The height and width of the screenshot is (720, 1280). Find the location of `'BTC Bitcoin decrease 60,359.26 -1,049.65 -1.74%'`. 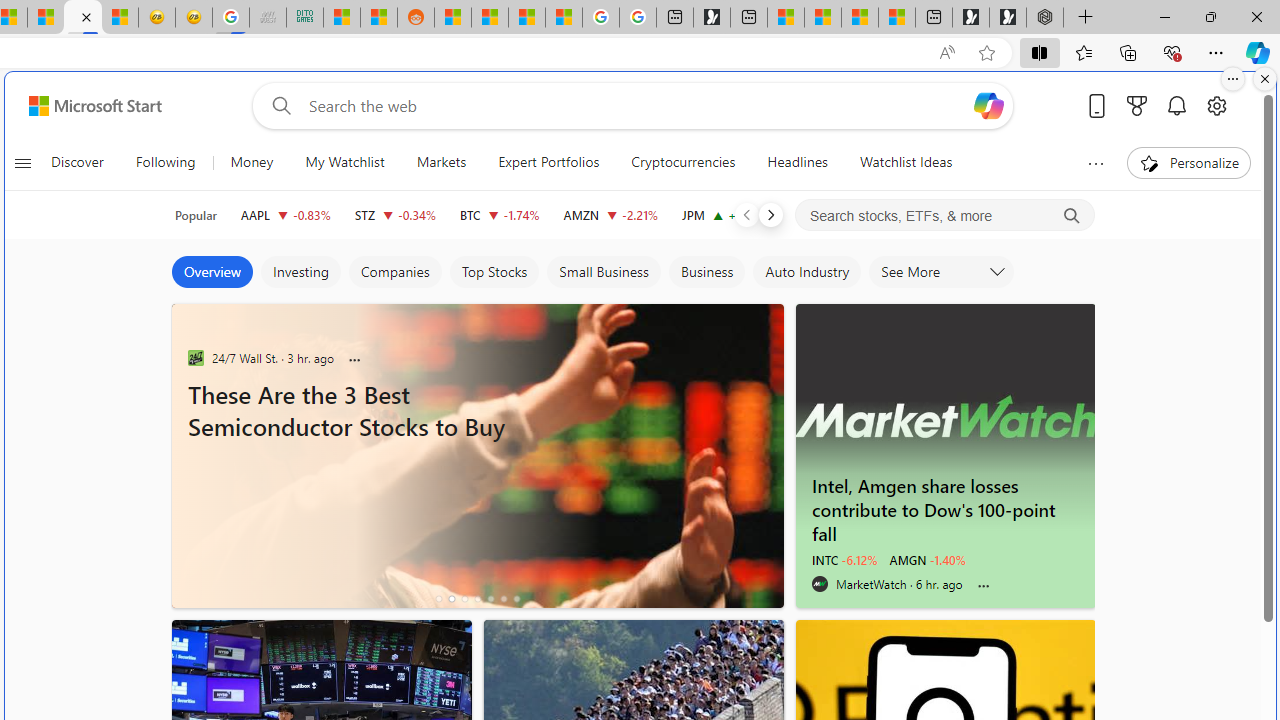

'BTC Bitcoin decrease 60,359.26 -1,049.65 -1.74%' is located at coordinates (499, 214).